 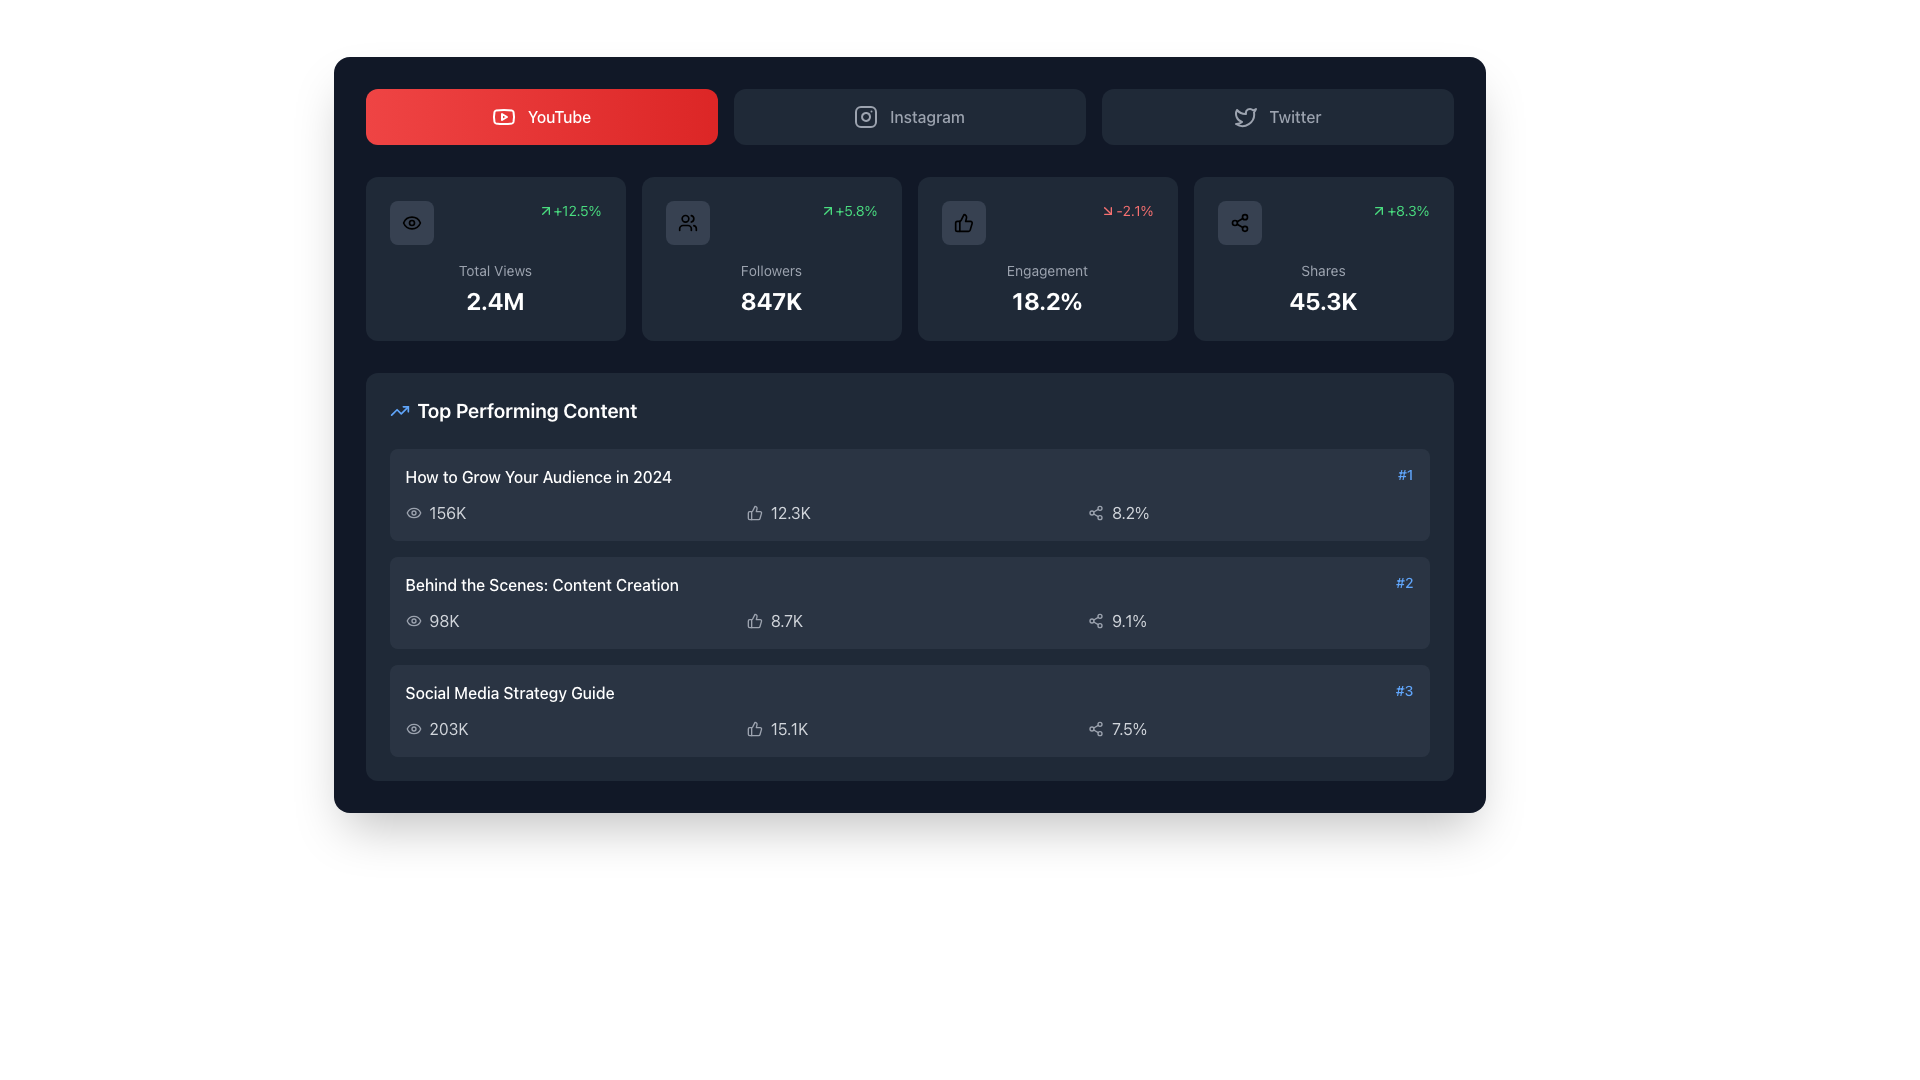 What do you see at coordinates (1323, 300) in the screenshot?
I see `the large bold white-colored number text '45.3K' in the 'Shares' box at the top-right part of the dashboard interface` at bounding box center [1323, 300].